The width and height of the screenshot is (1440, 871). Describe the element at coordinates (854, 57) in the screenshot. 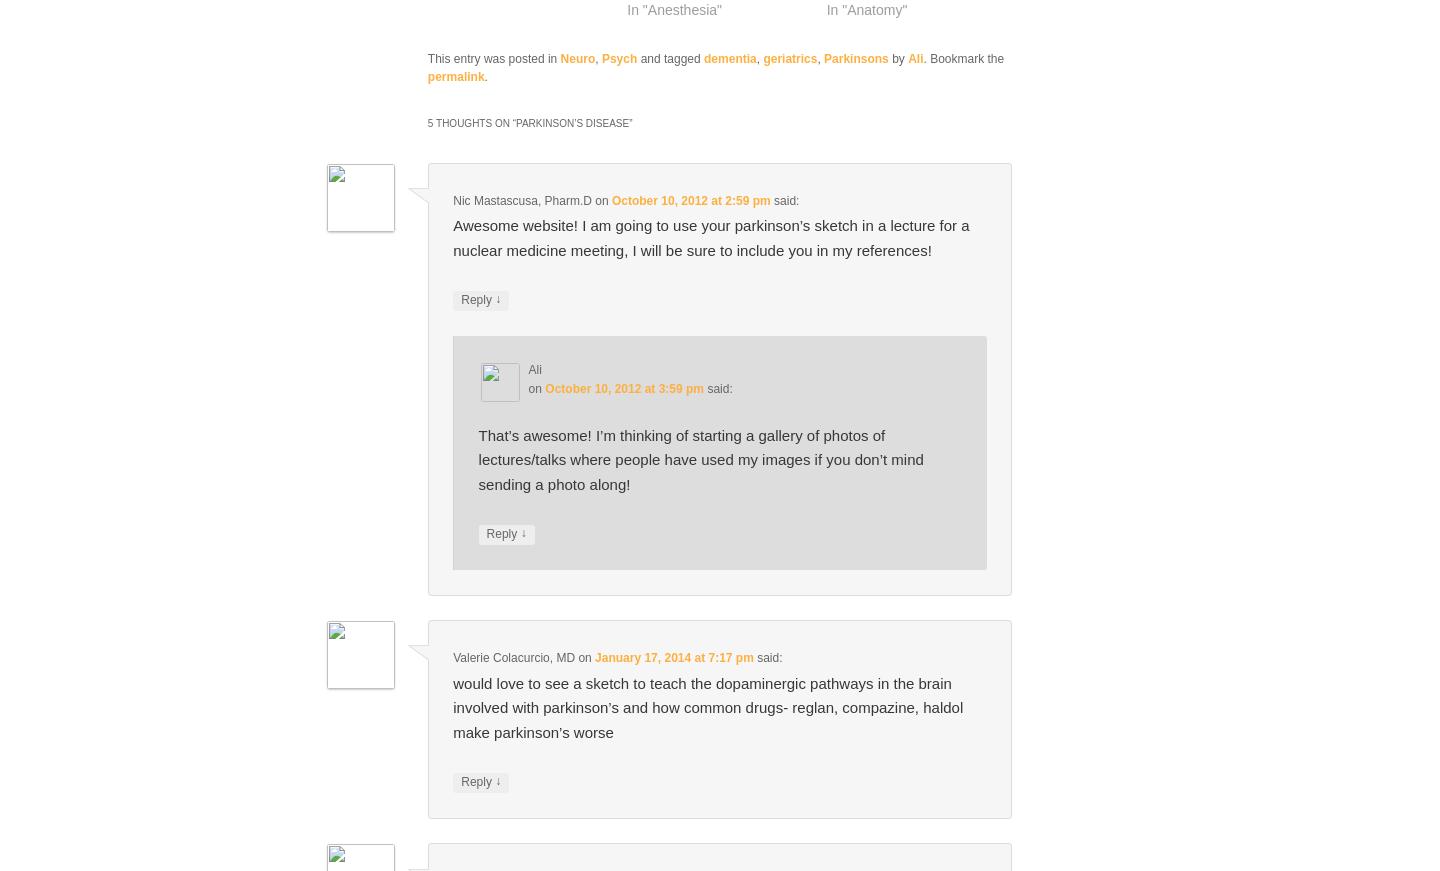

I see `'Parkinsons'` at that location.